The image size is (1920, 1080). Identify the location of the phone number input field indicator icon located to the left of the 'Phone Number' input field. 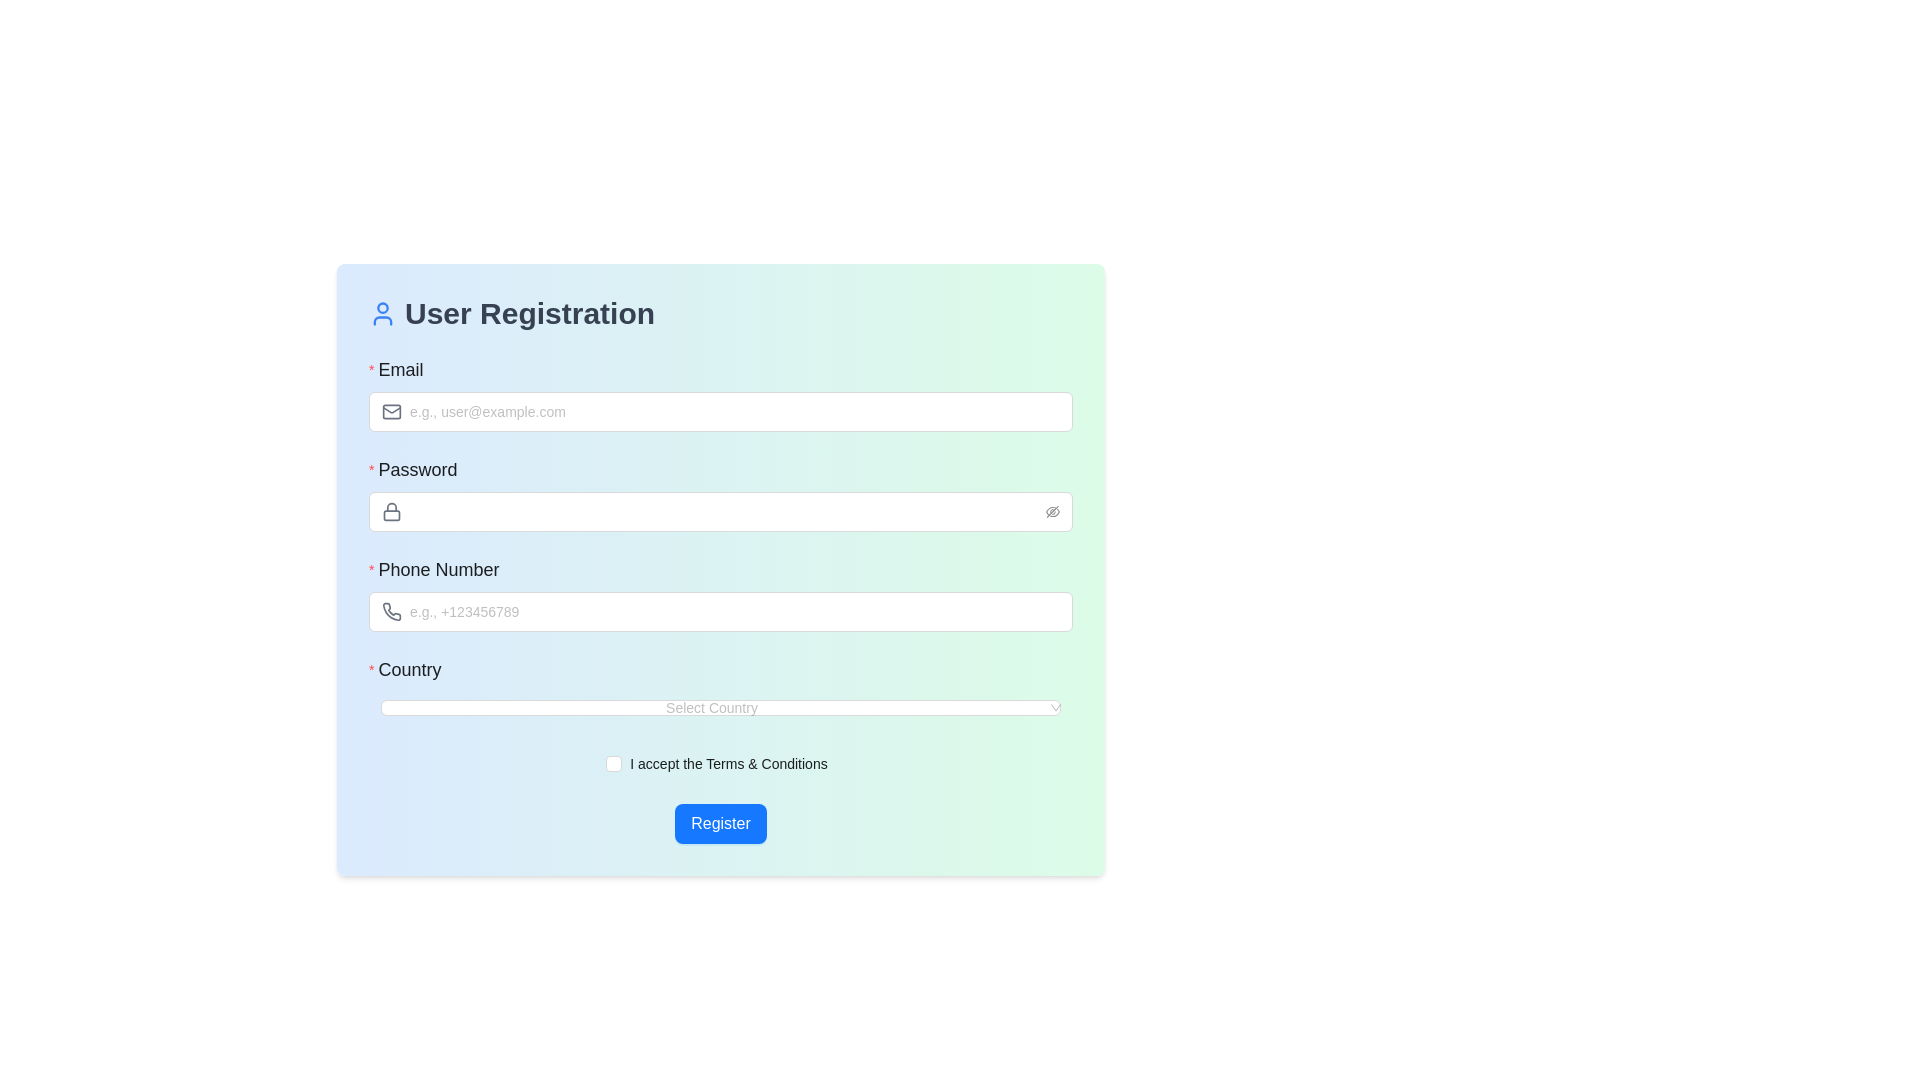
(392, 611).